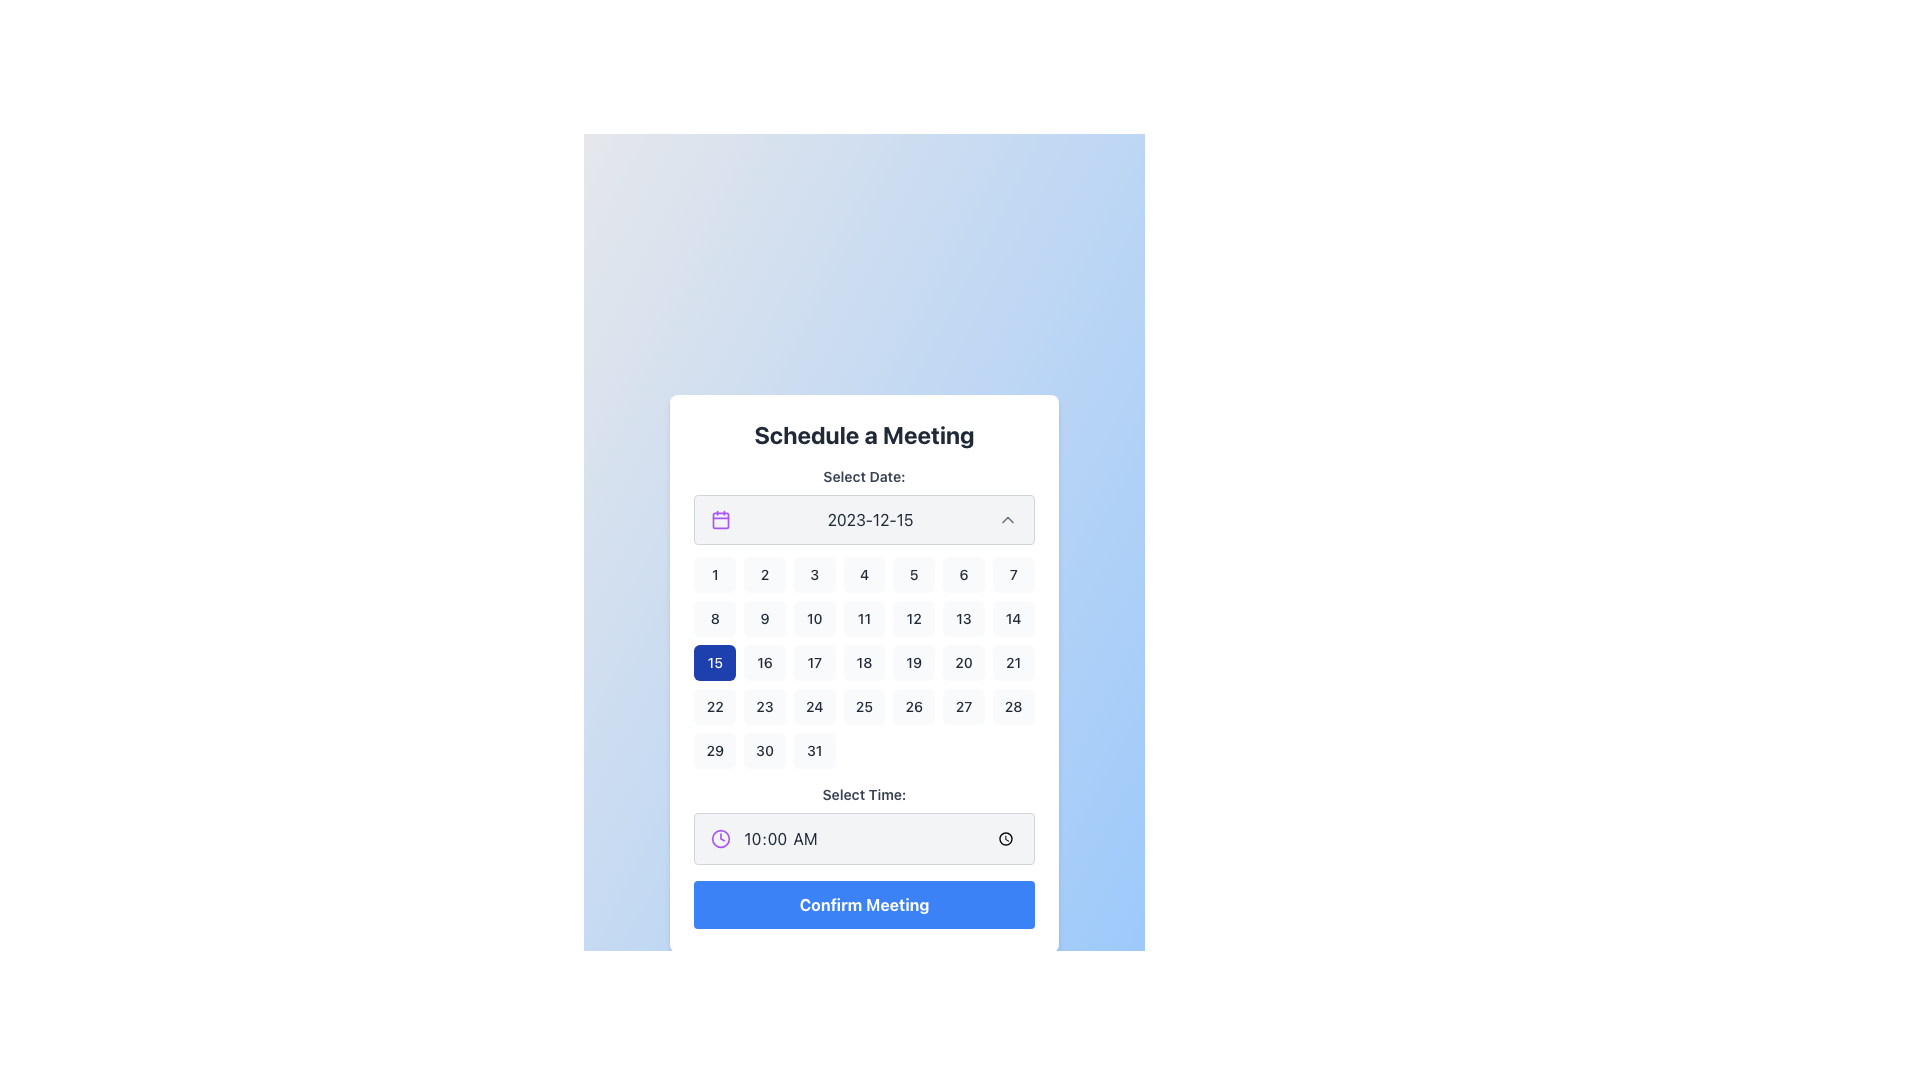 This screenshot has height=1080, width=1920. Describe the element at coordinates (814, 751) in the screenshot. I see `the selectable day button representing the 31st day in the calendar interface` at that location.